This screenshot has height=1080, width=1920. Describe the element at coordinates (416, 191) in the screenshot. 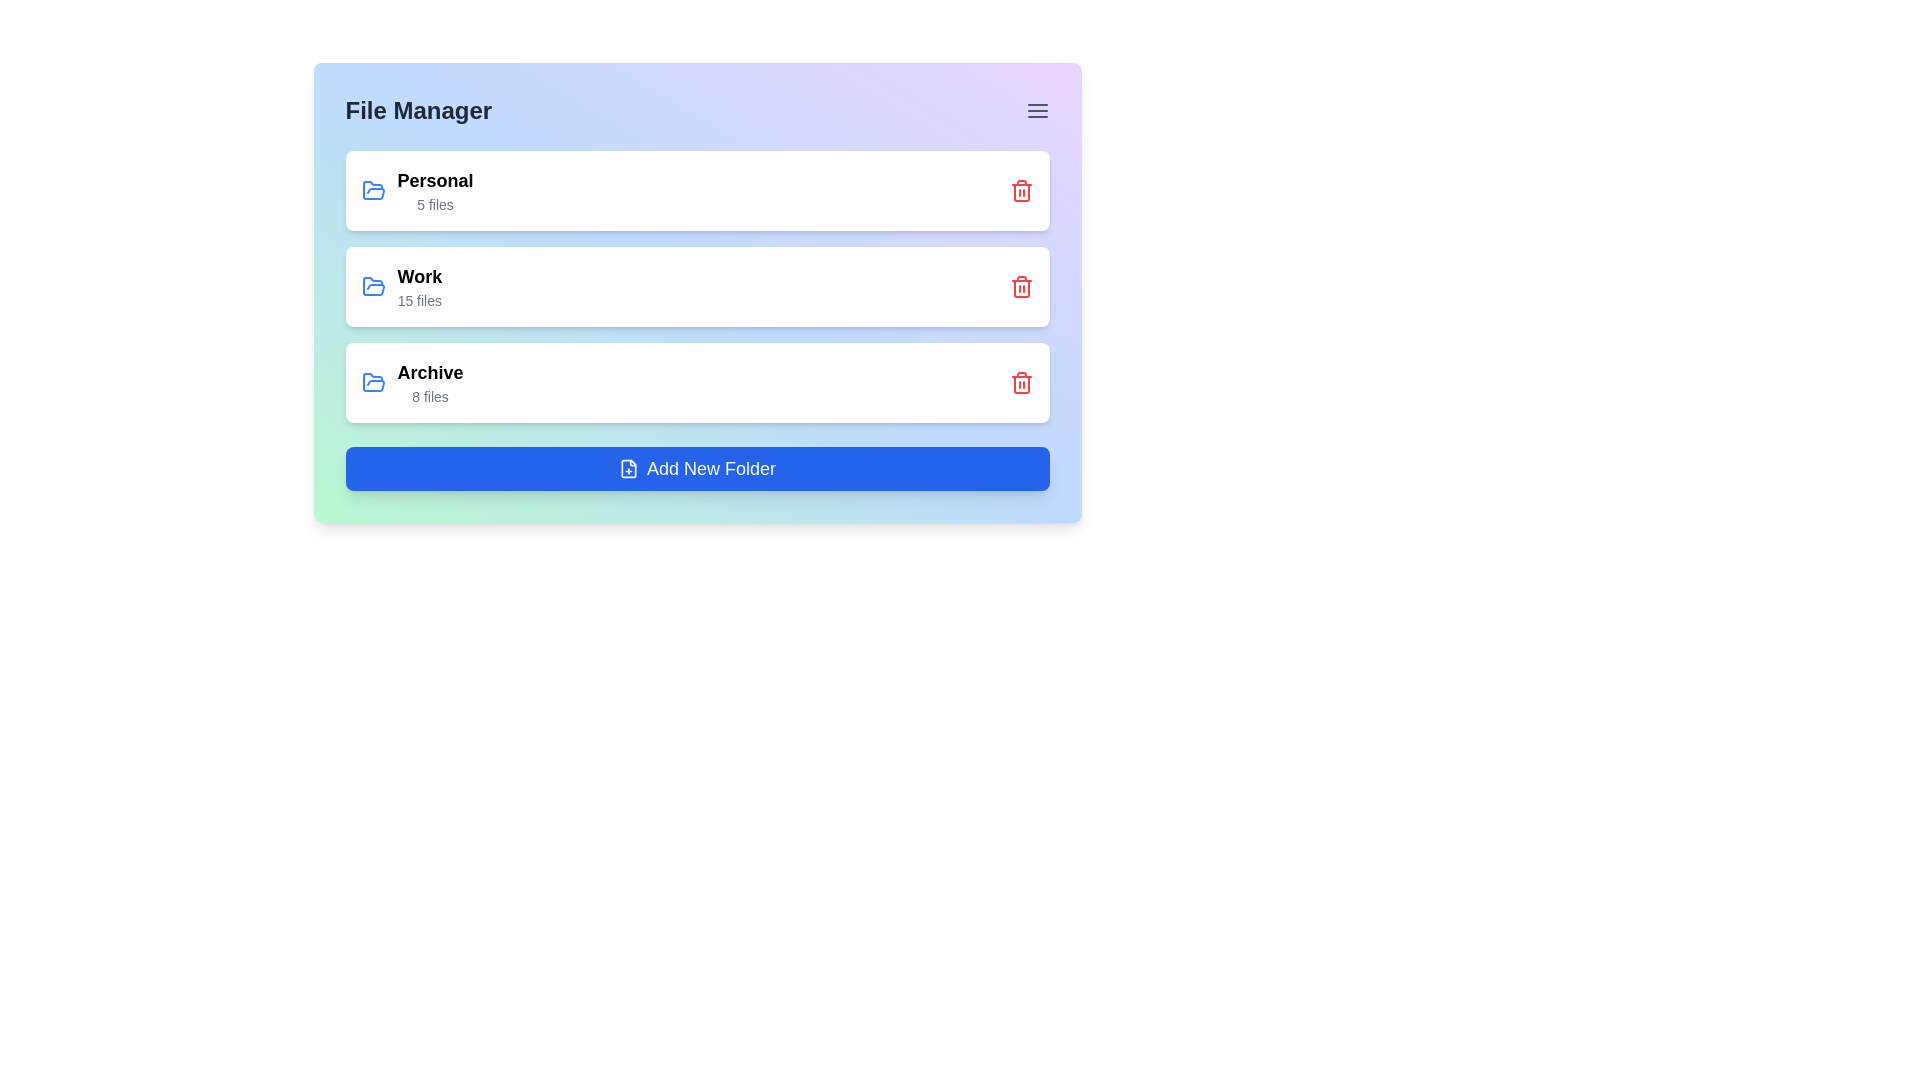

I see `the folder labeled Personal to view its details` at that location.